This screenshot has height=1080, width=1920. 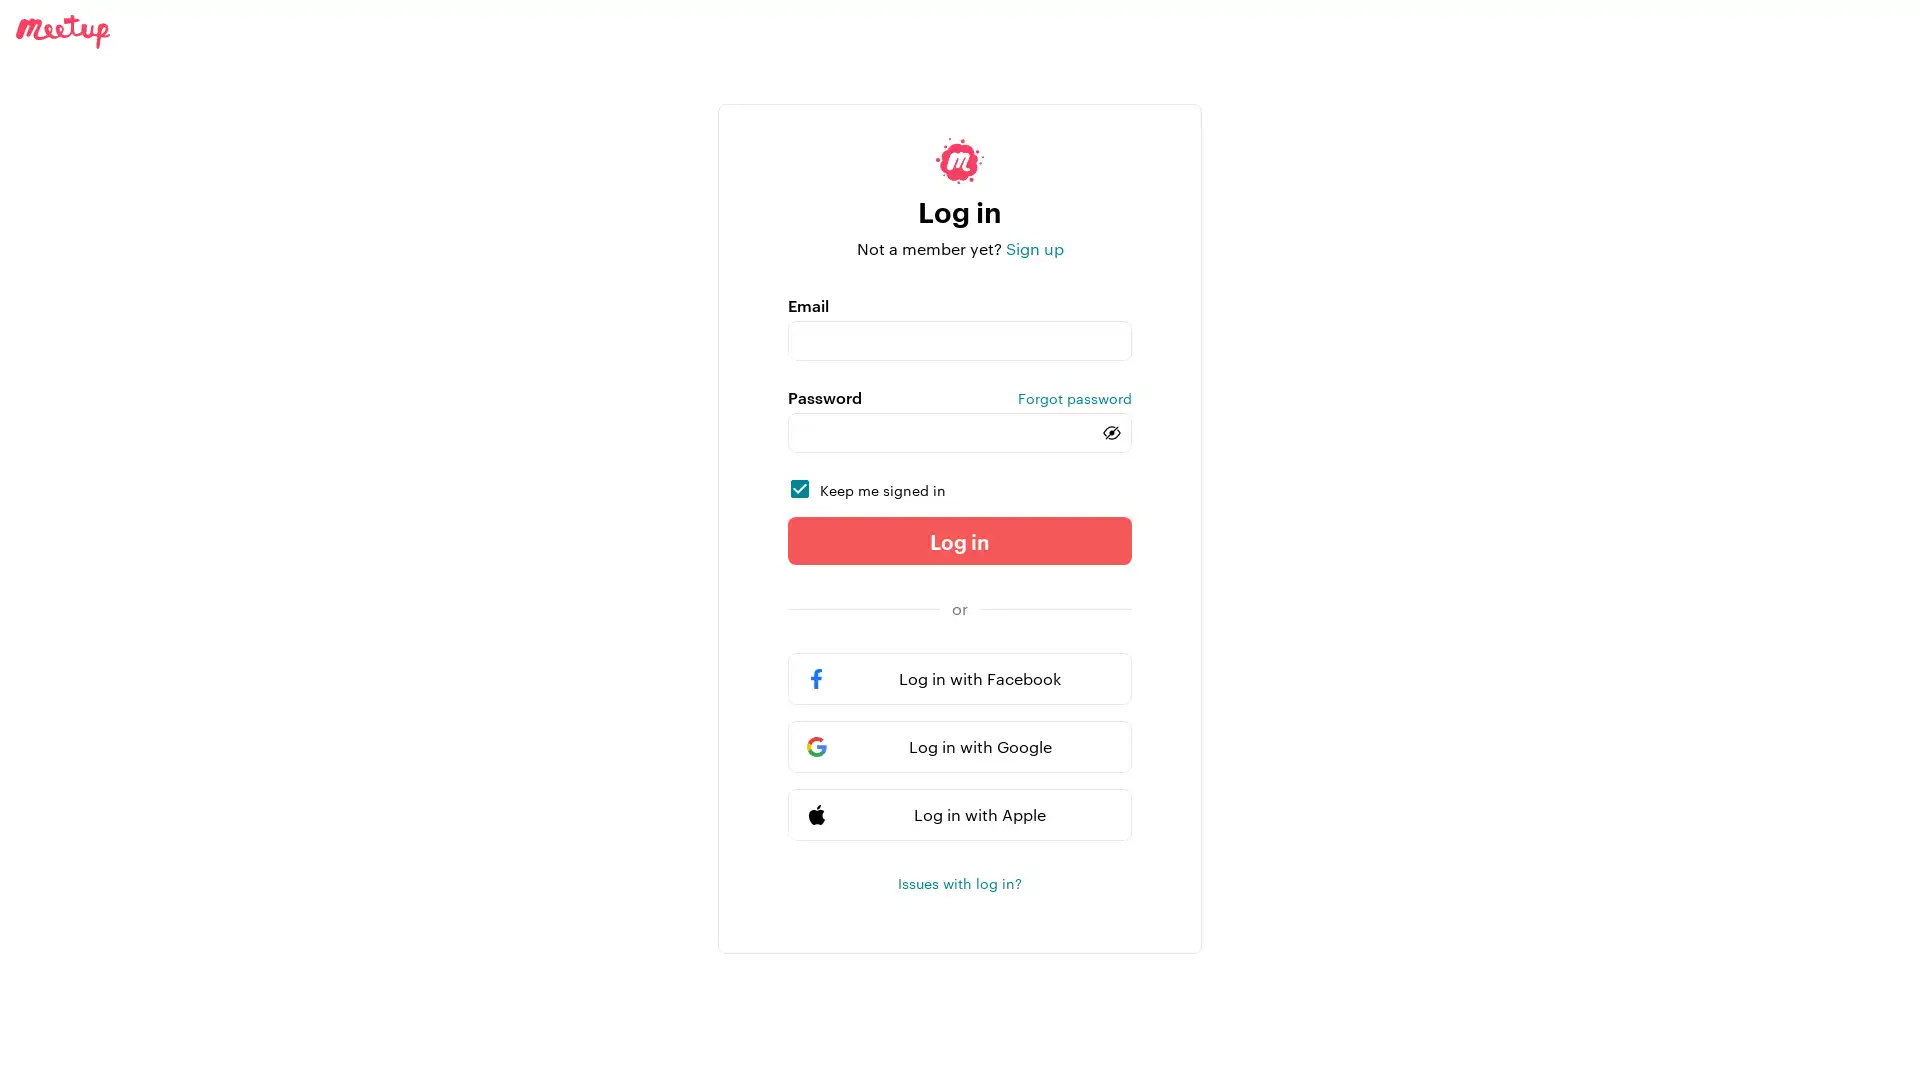 I want to click on Show password button, so click(x=1111, y=431).